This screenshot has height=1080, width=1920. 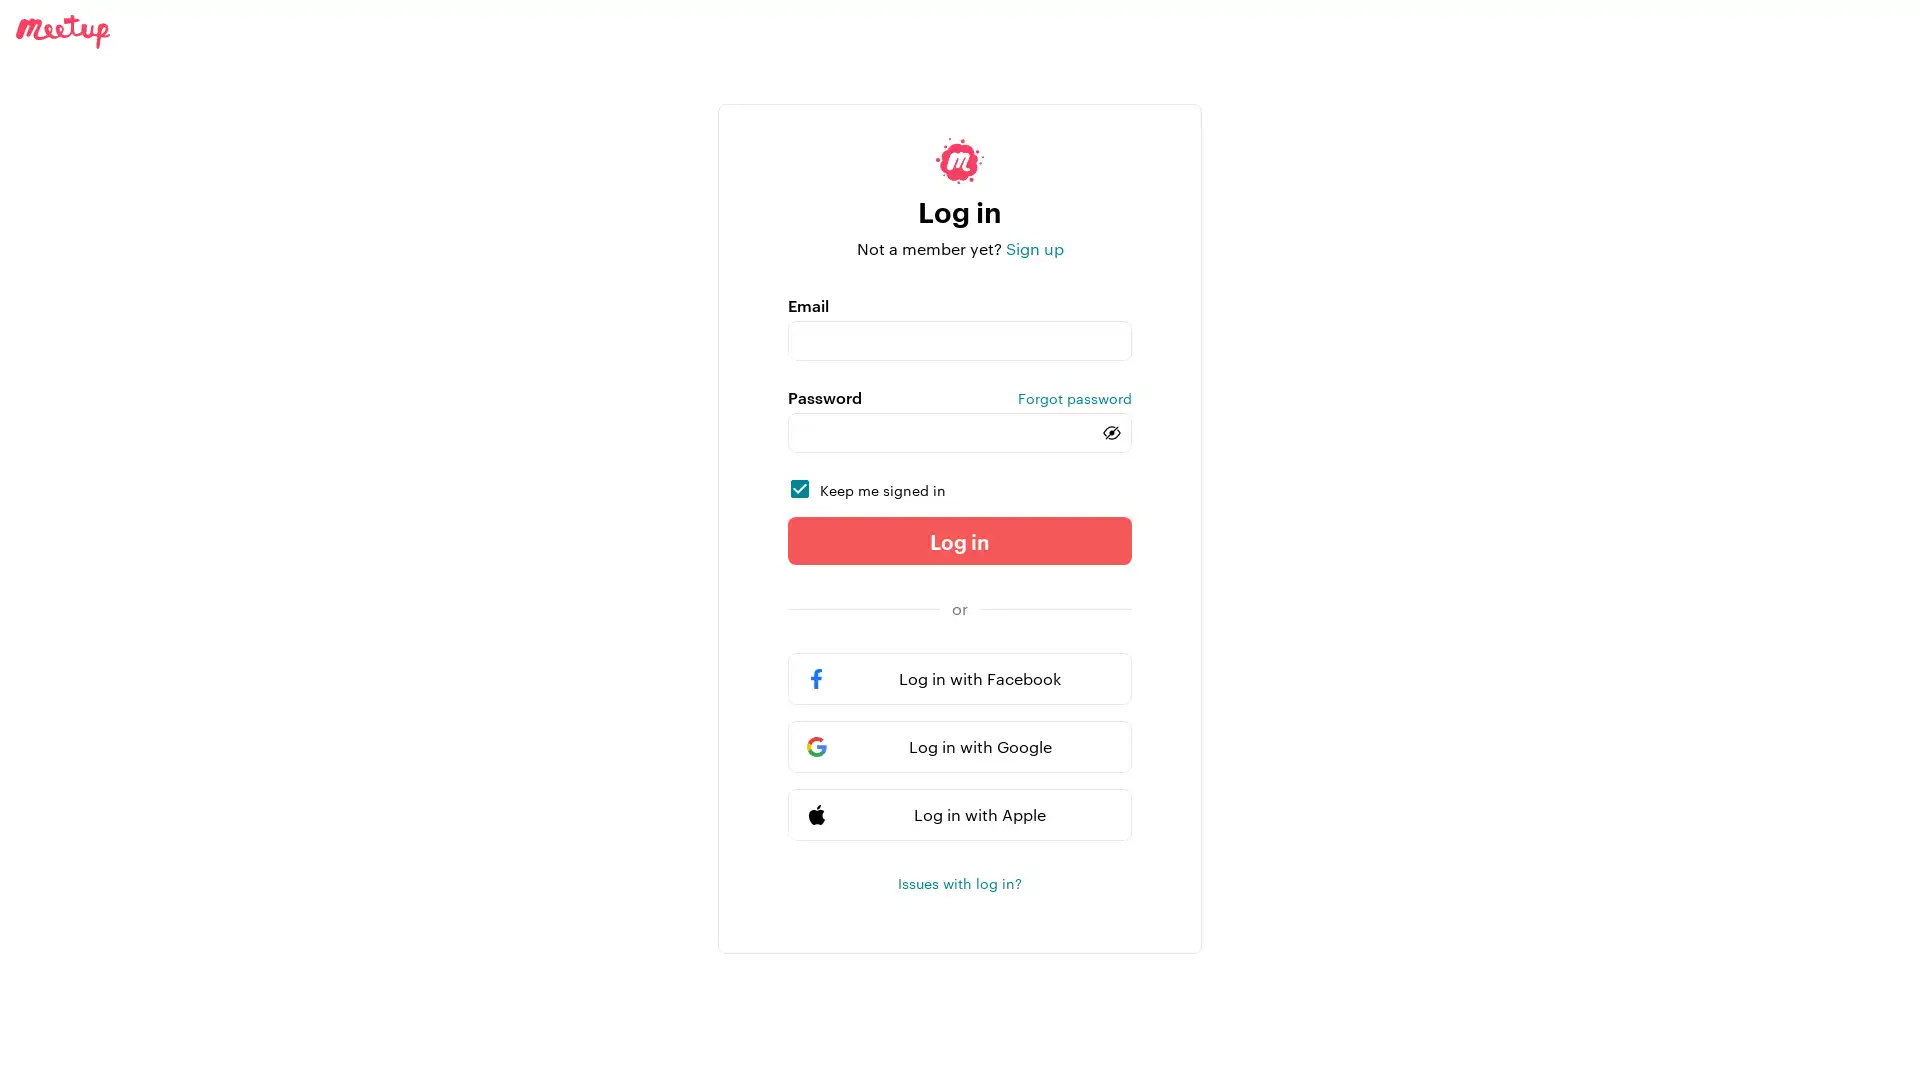 I want to click on Show password button, so click(x=1111, y=431).